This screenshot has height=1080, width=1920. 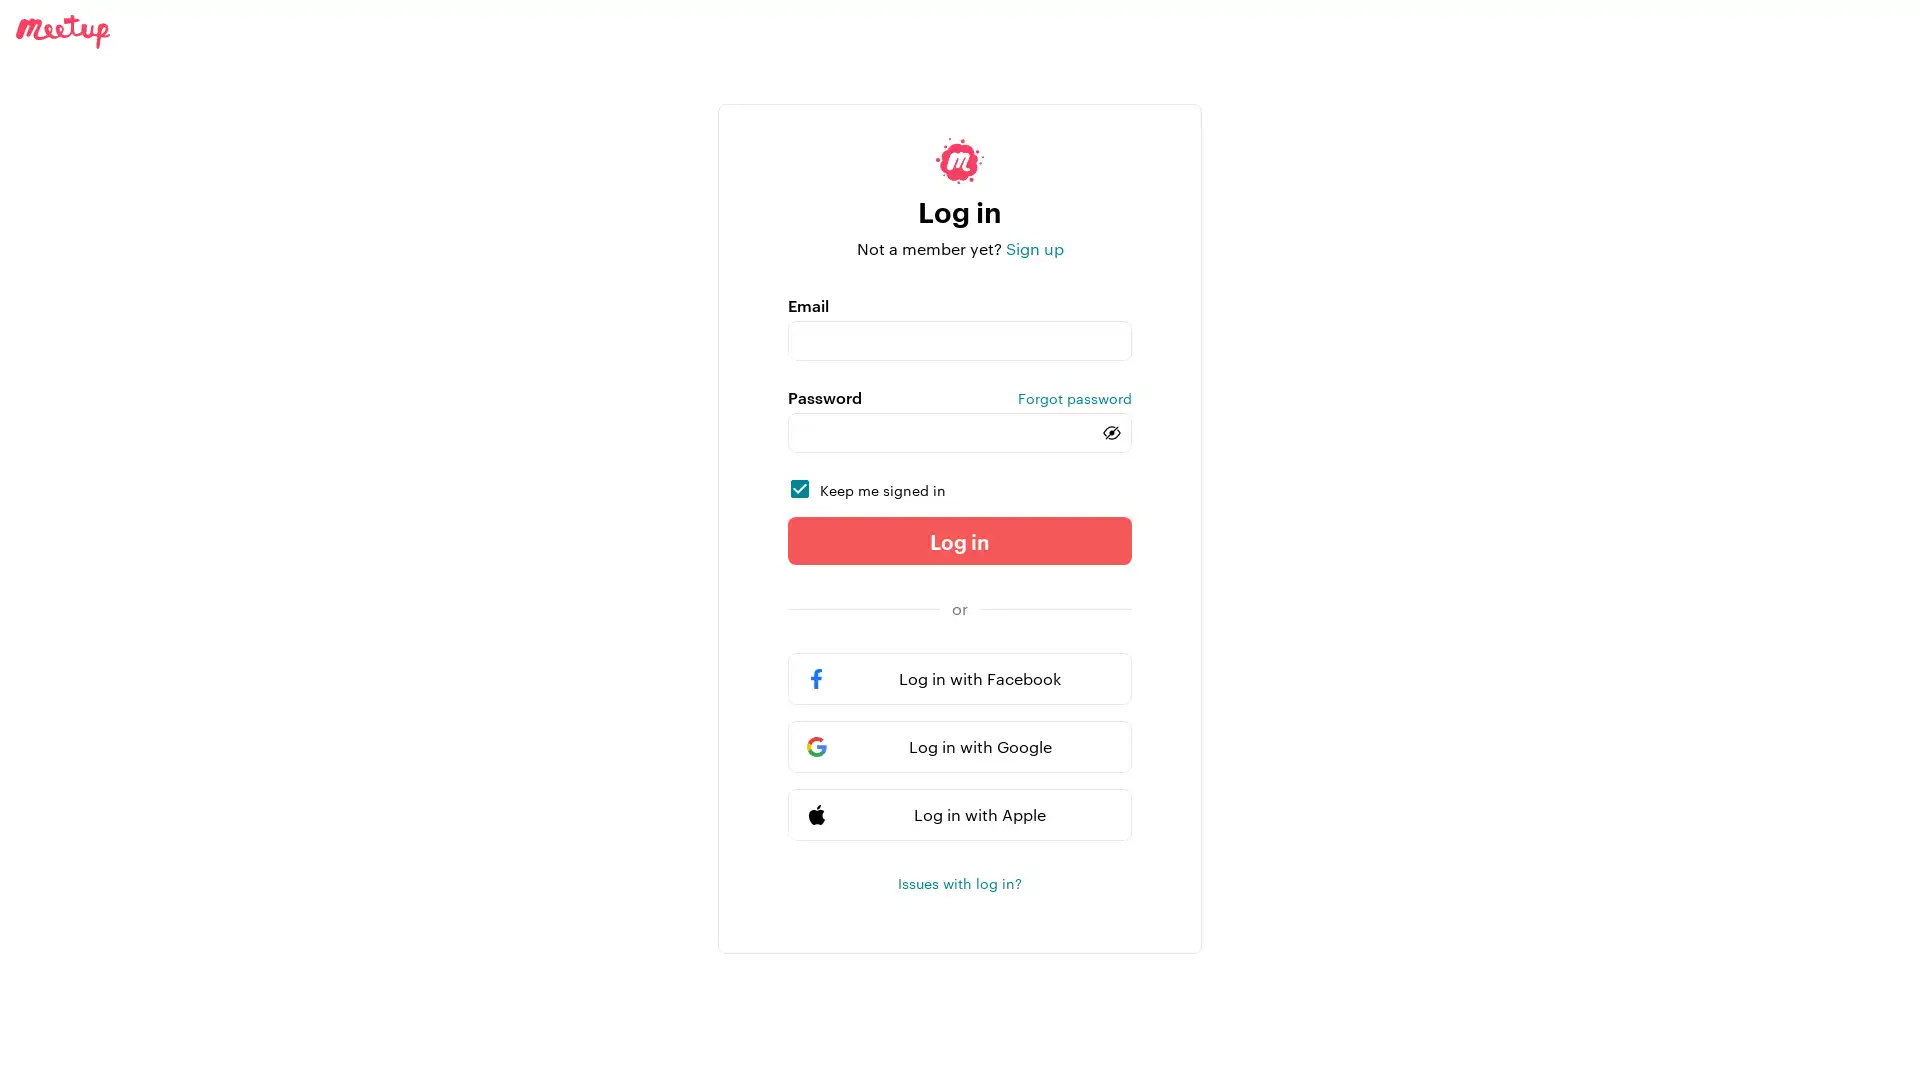 I want to click on Show password button, so click(x=1111, y=431).